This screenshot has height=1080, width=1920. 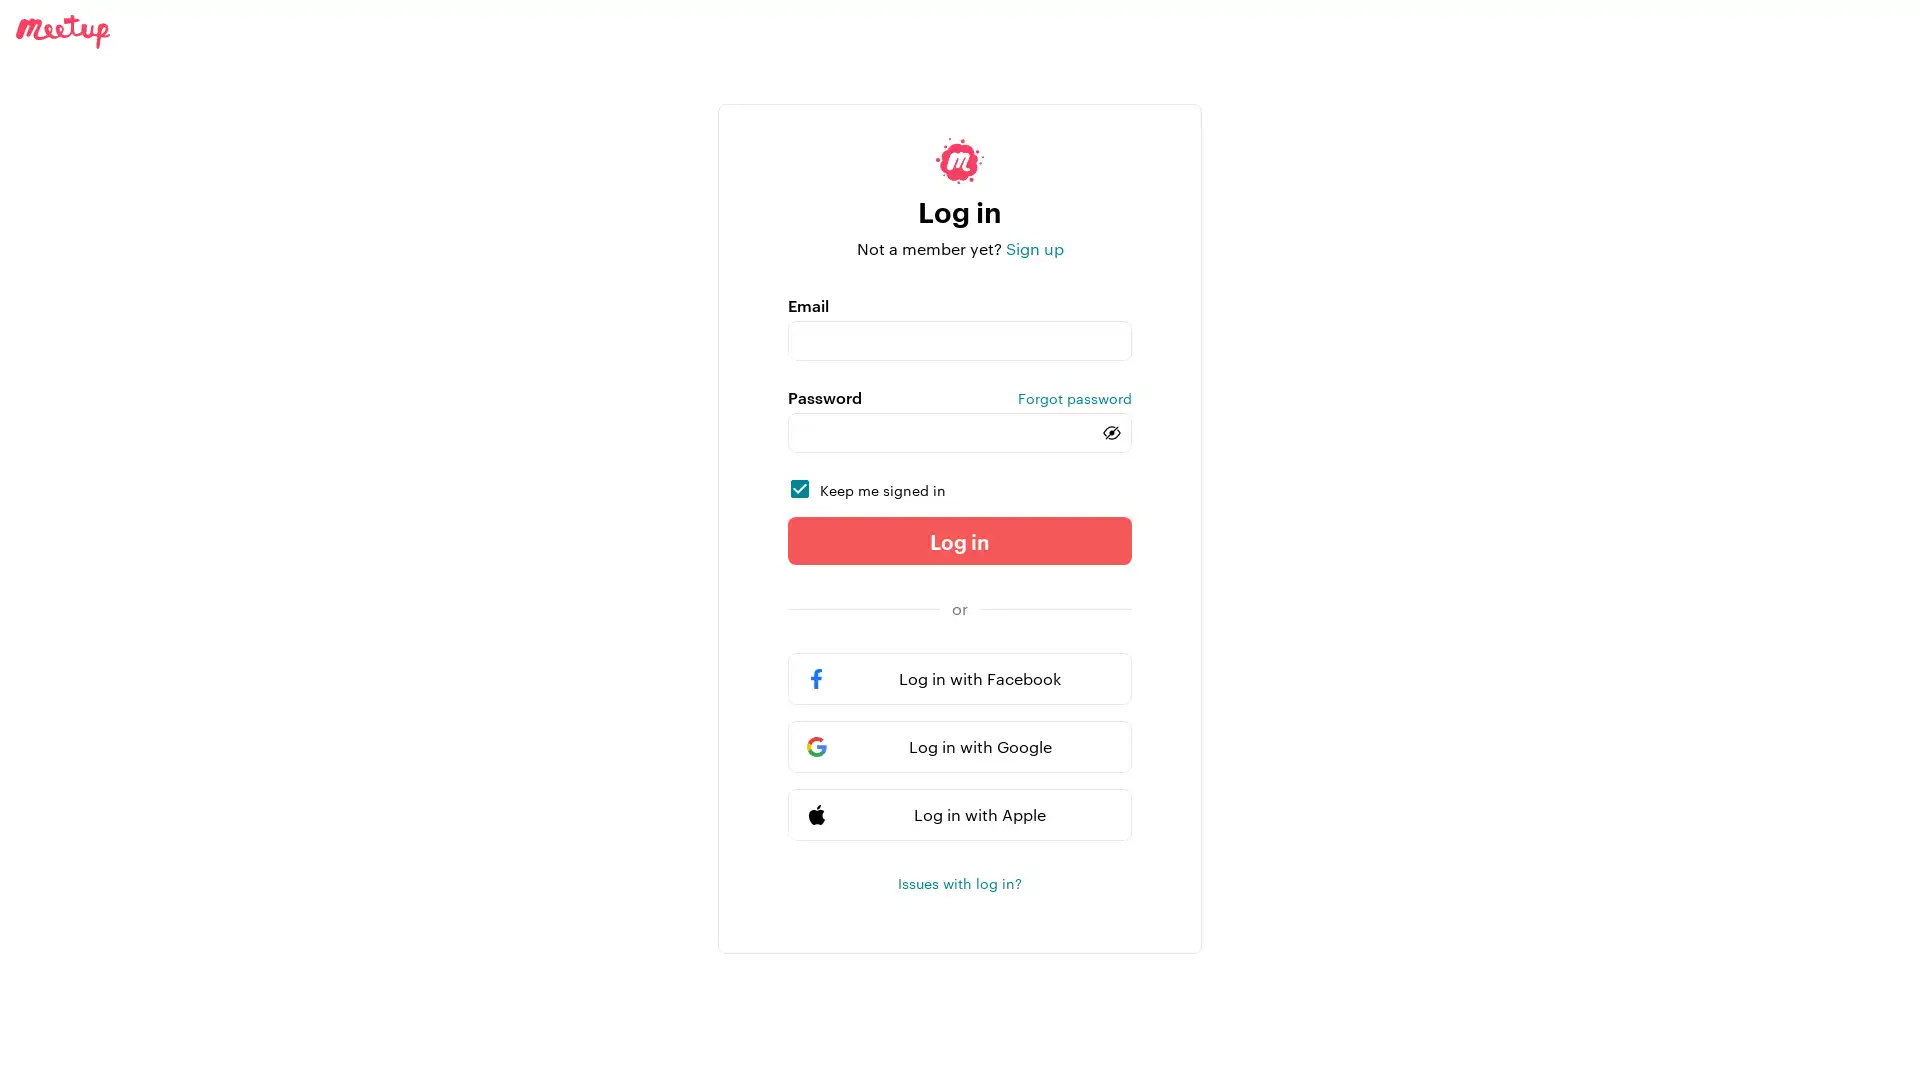 I want to click on Show password button, so click(x=1111, y=431).